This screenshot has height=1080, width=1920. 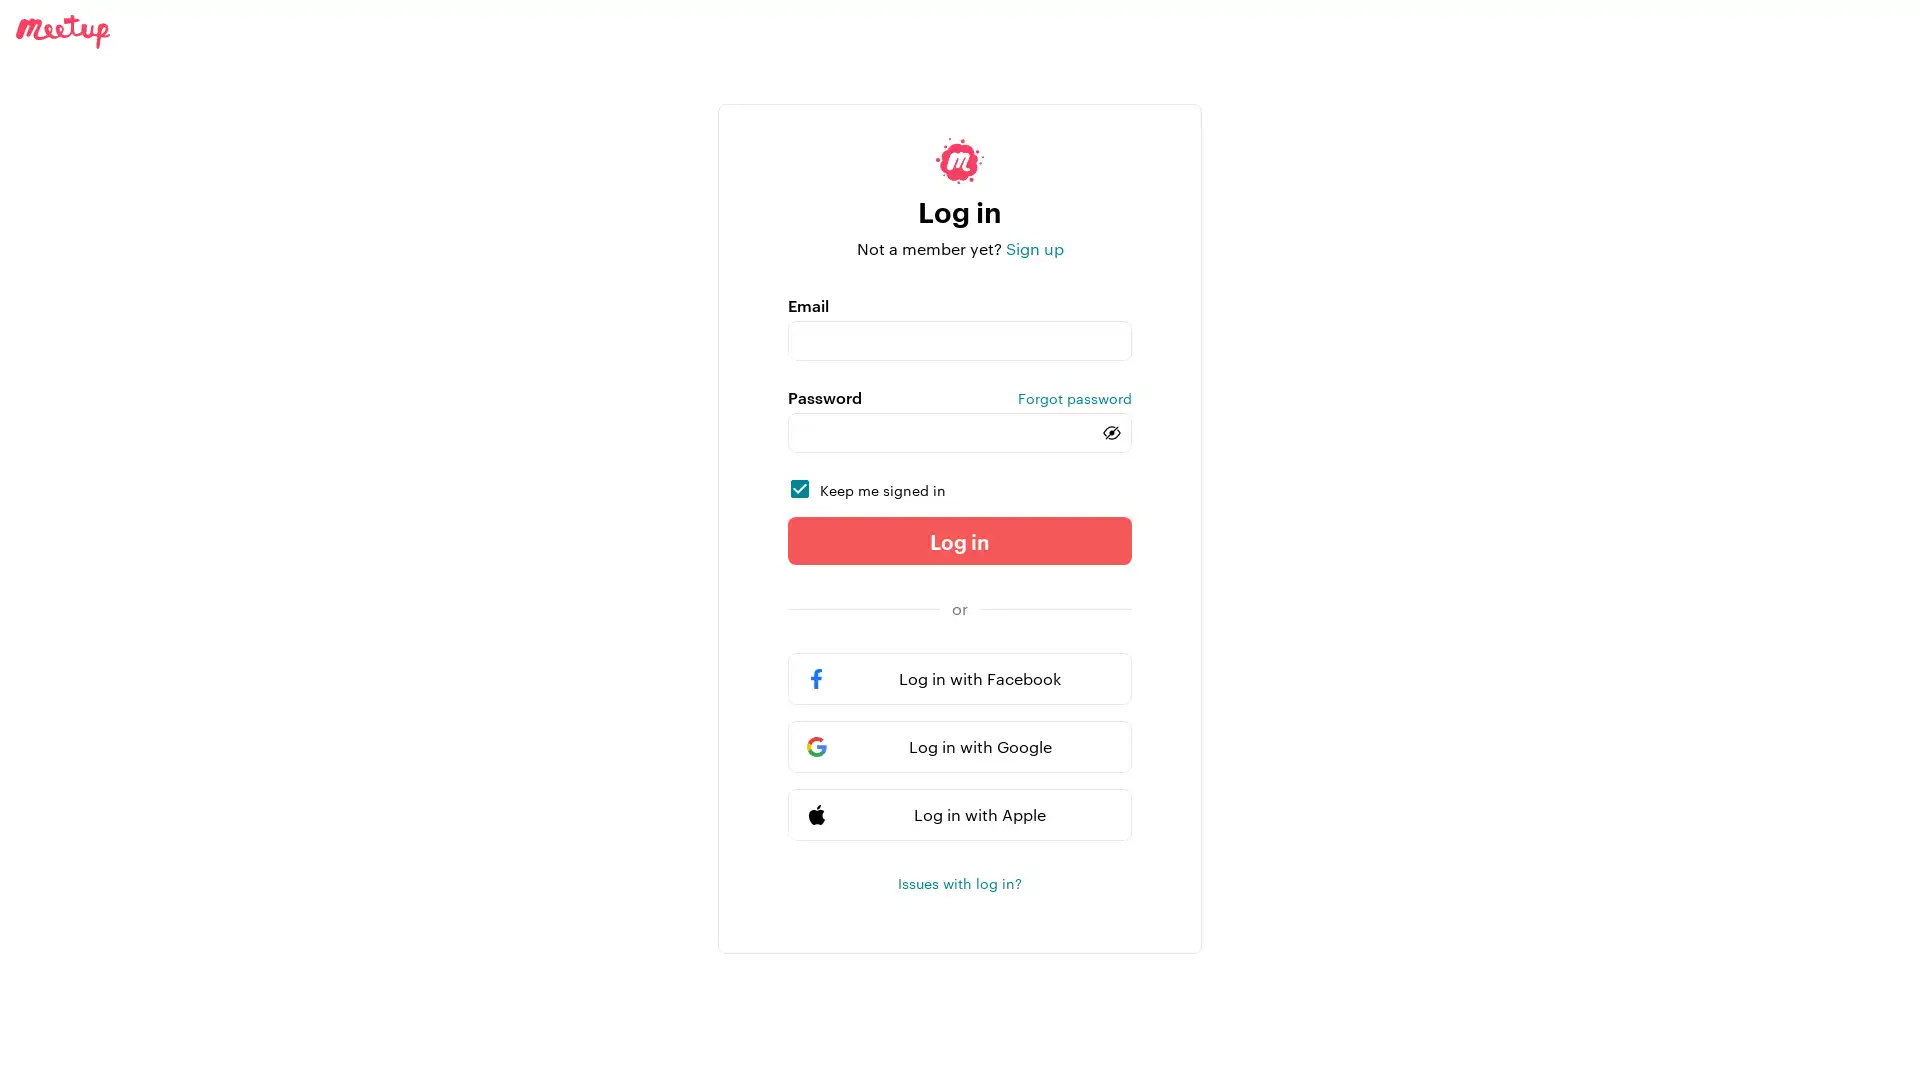 I want to click on Show password button, so click(x=1111, y=431).